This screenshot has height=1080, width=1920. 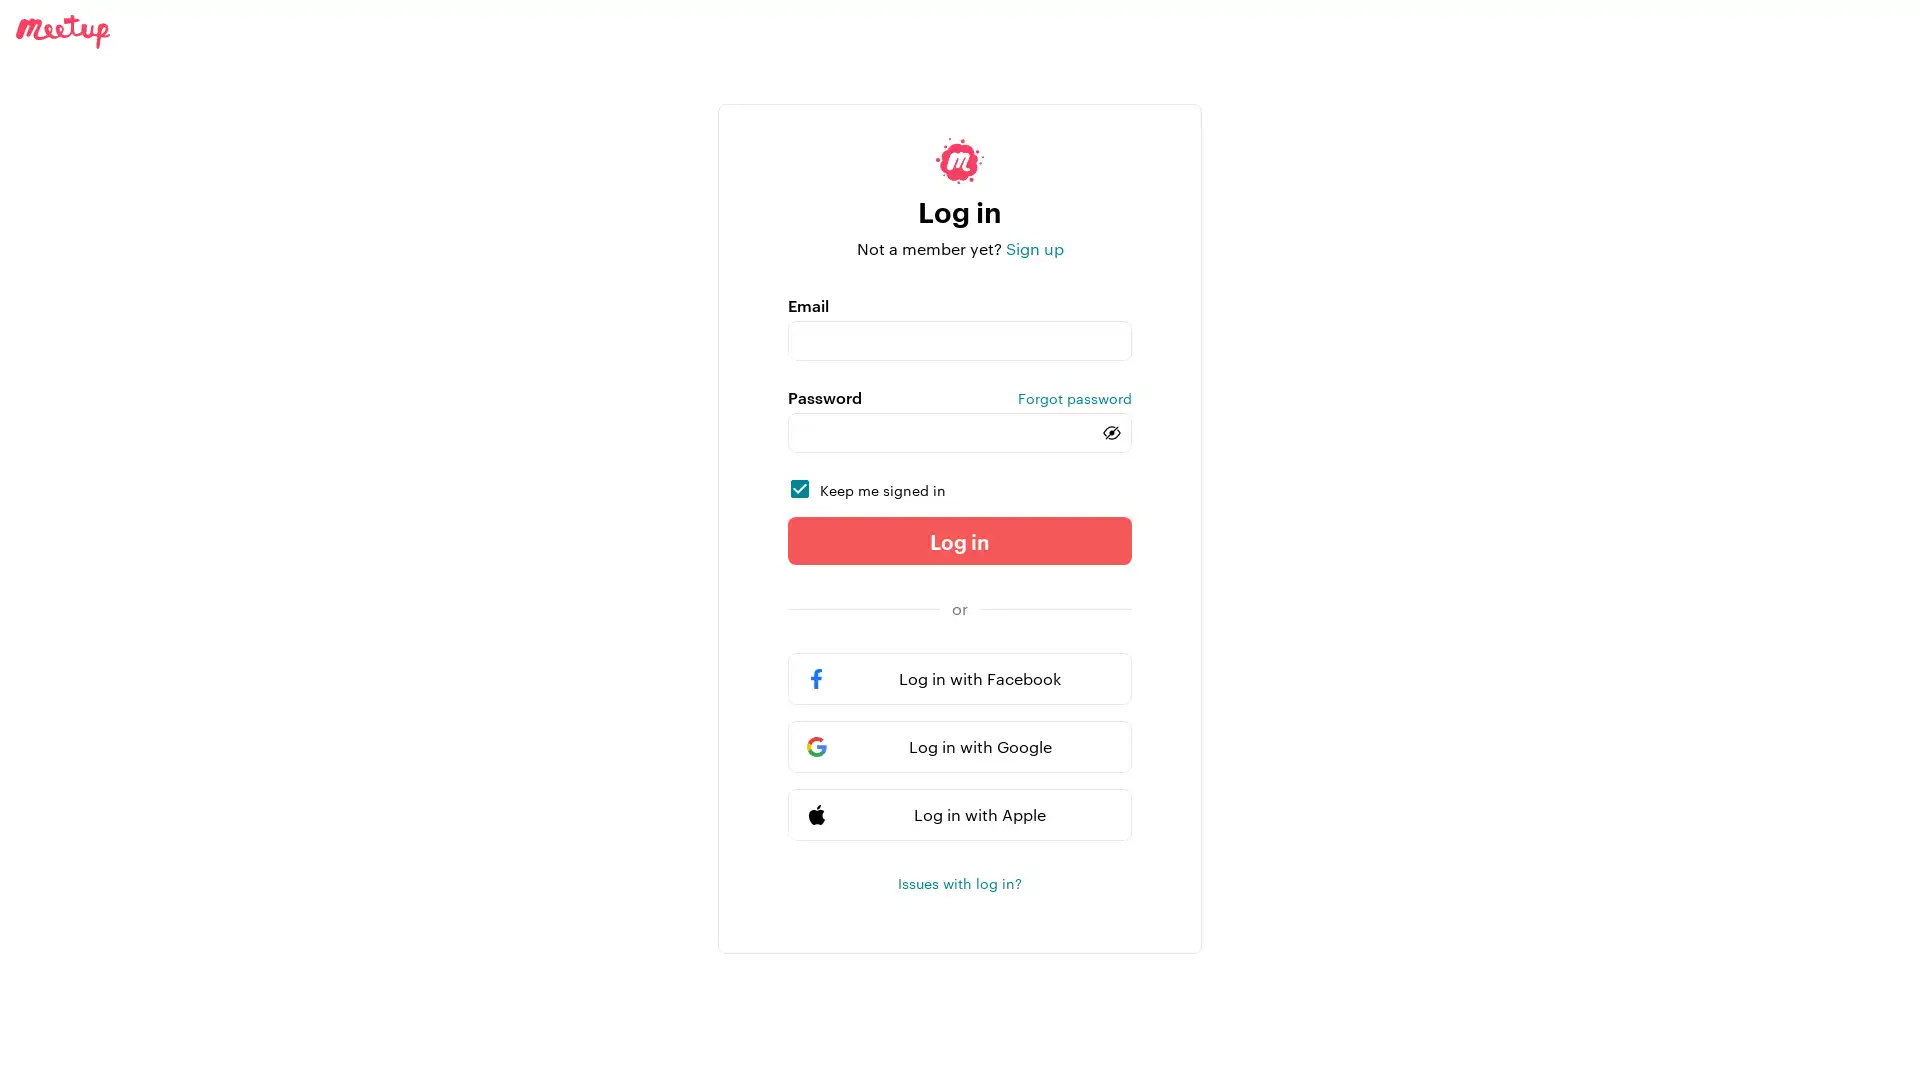 I want to click on Show password button, so click(x=1111, y=431).